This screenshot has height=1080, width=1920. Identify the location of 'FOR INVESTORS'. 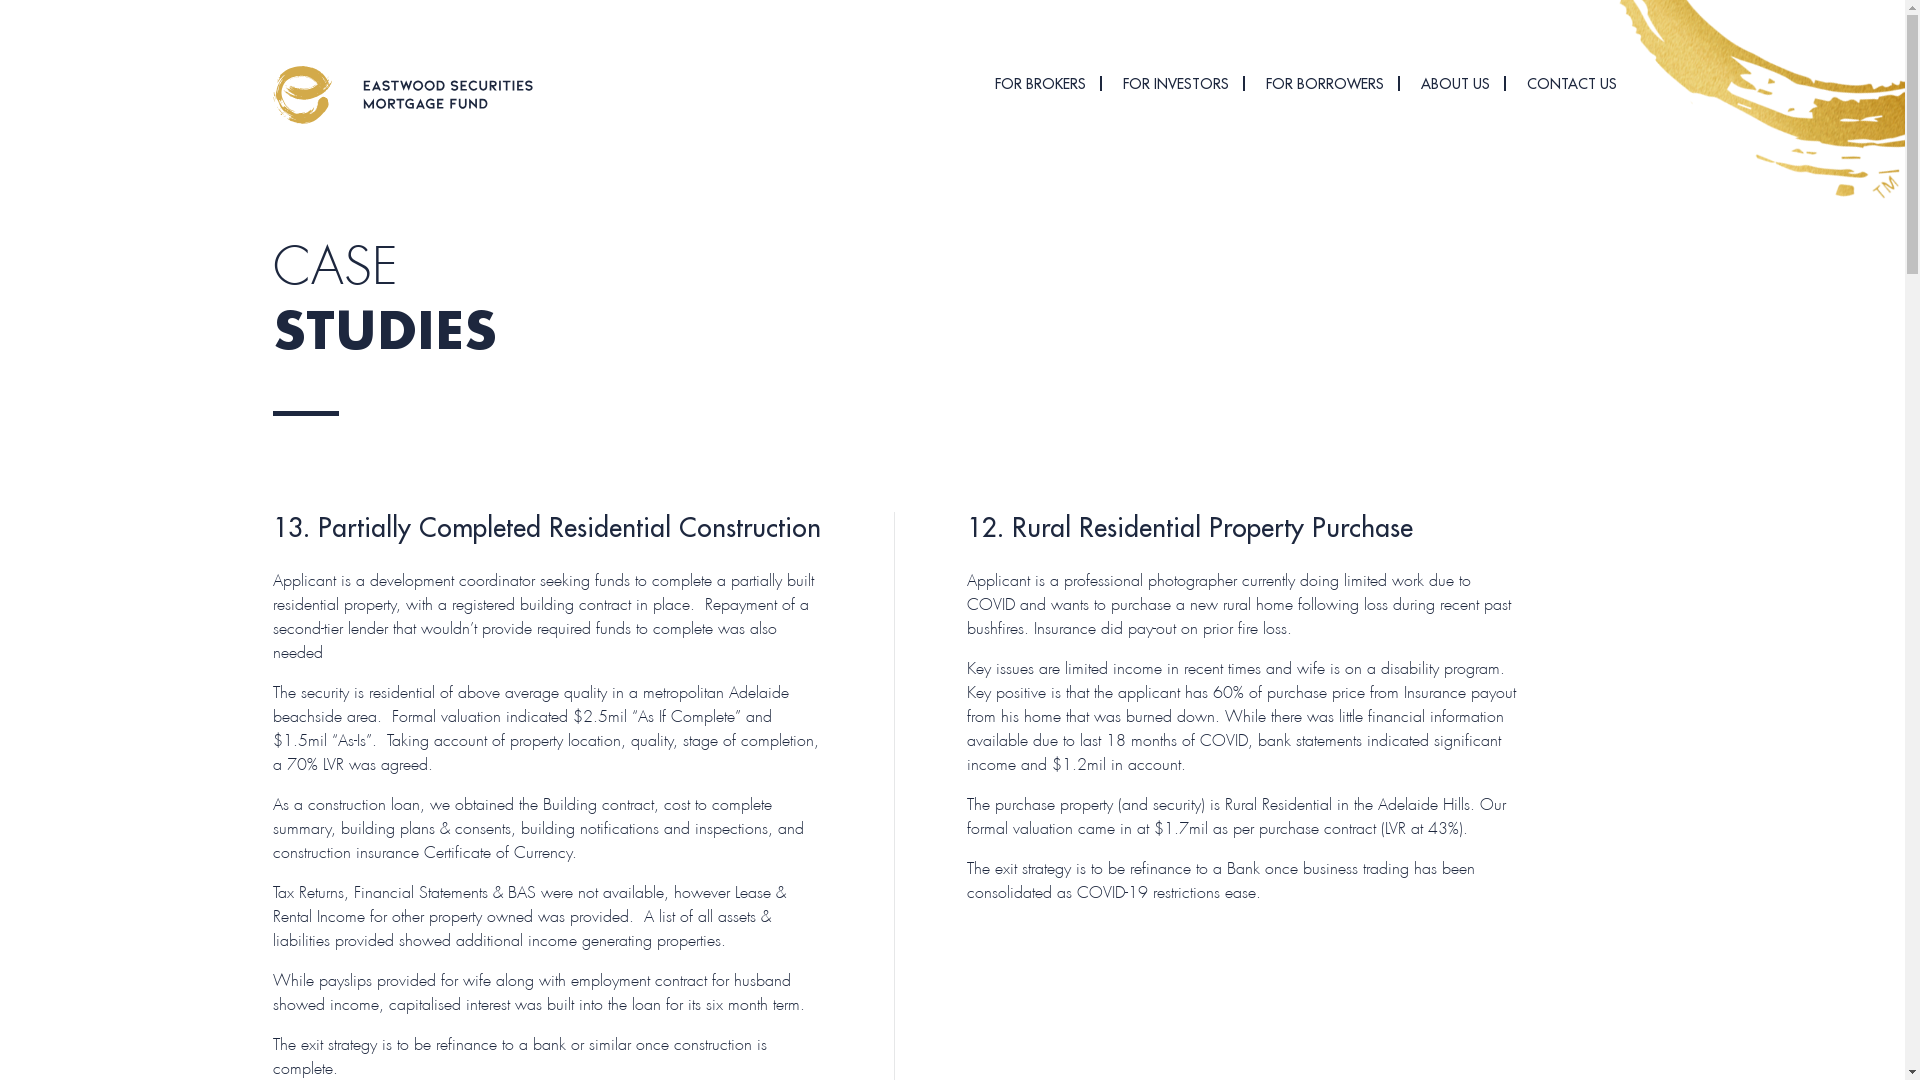
(1175, 83).